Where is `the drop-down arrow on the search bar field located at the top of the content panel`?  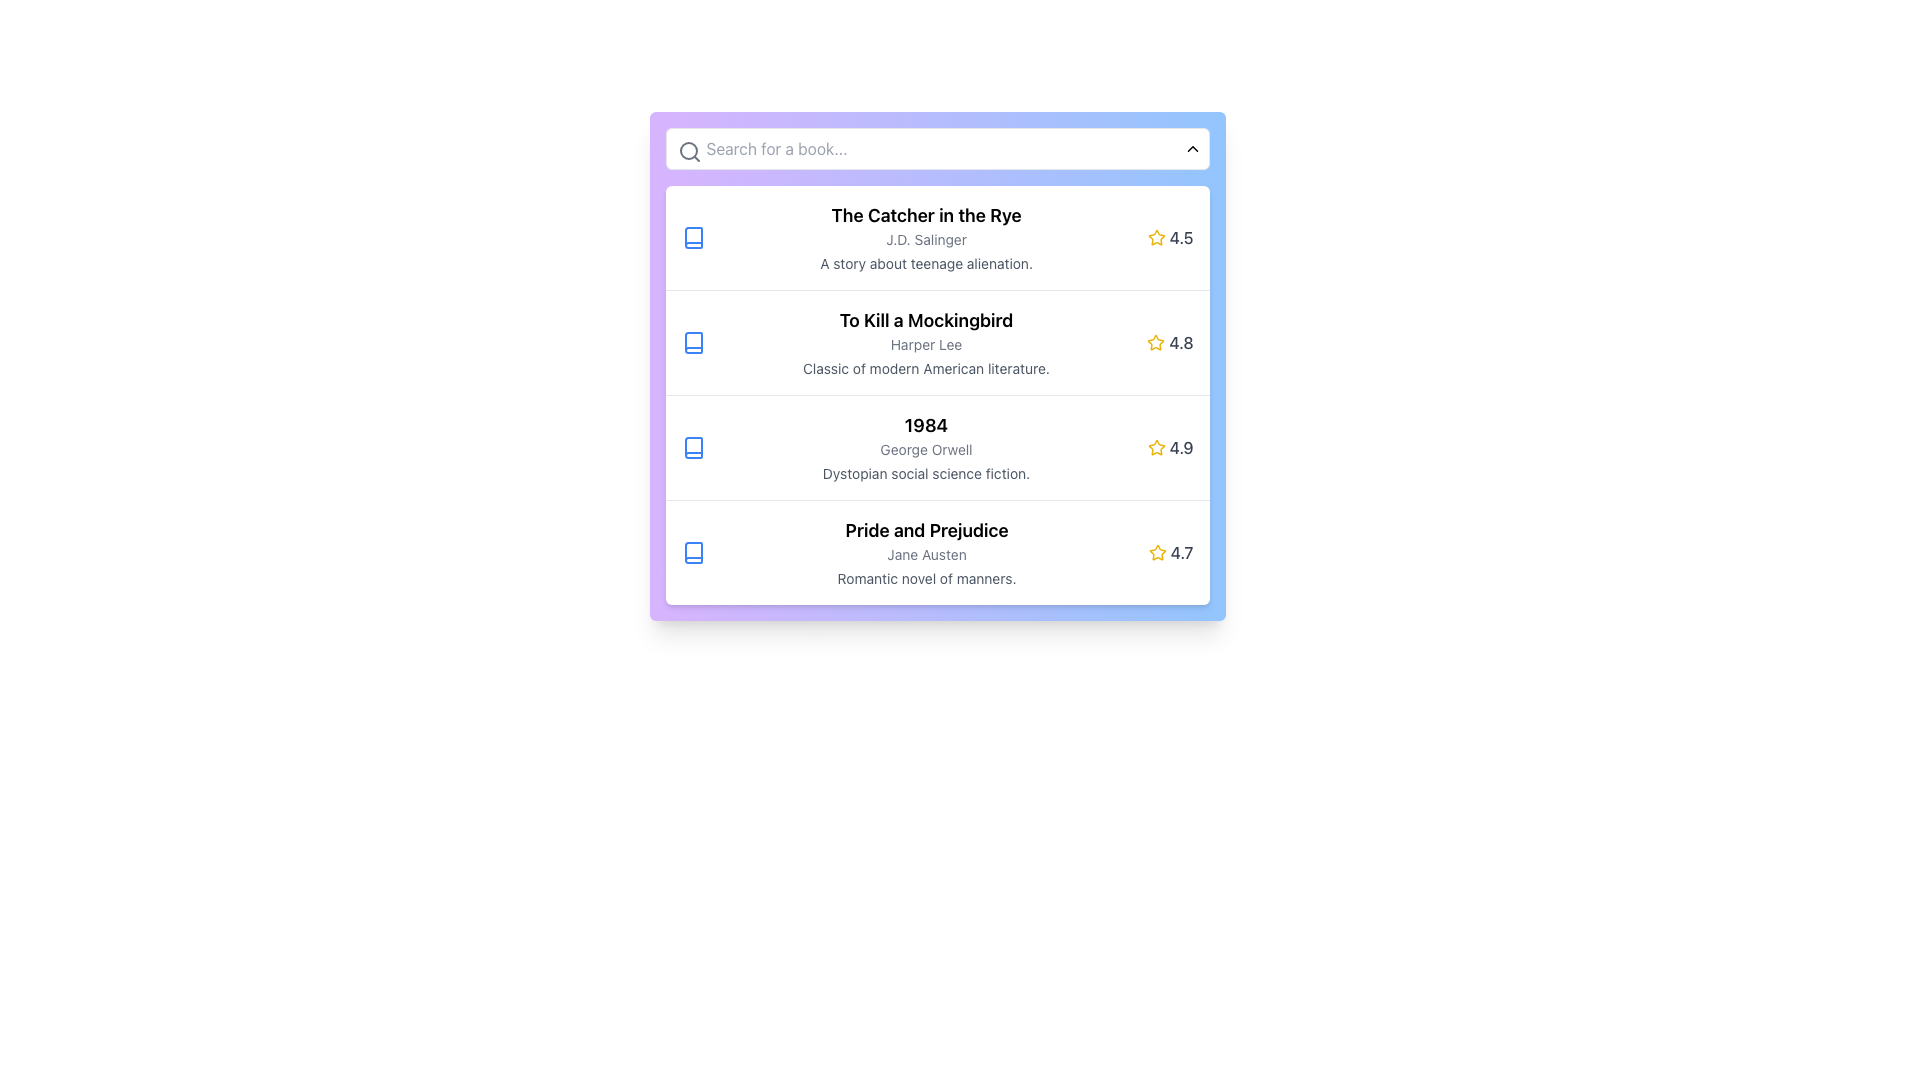
the drop-down arrow on the search bar field located at the top of the content panel is located at coordinates (936, 148).